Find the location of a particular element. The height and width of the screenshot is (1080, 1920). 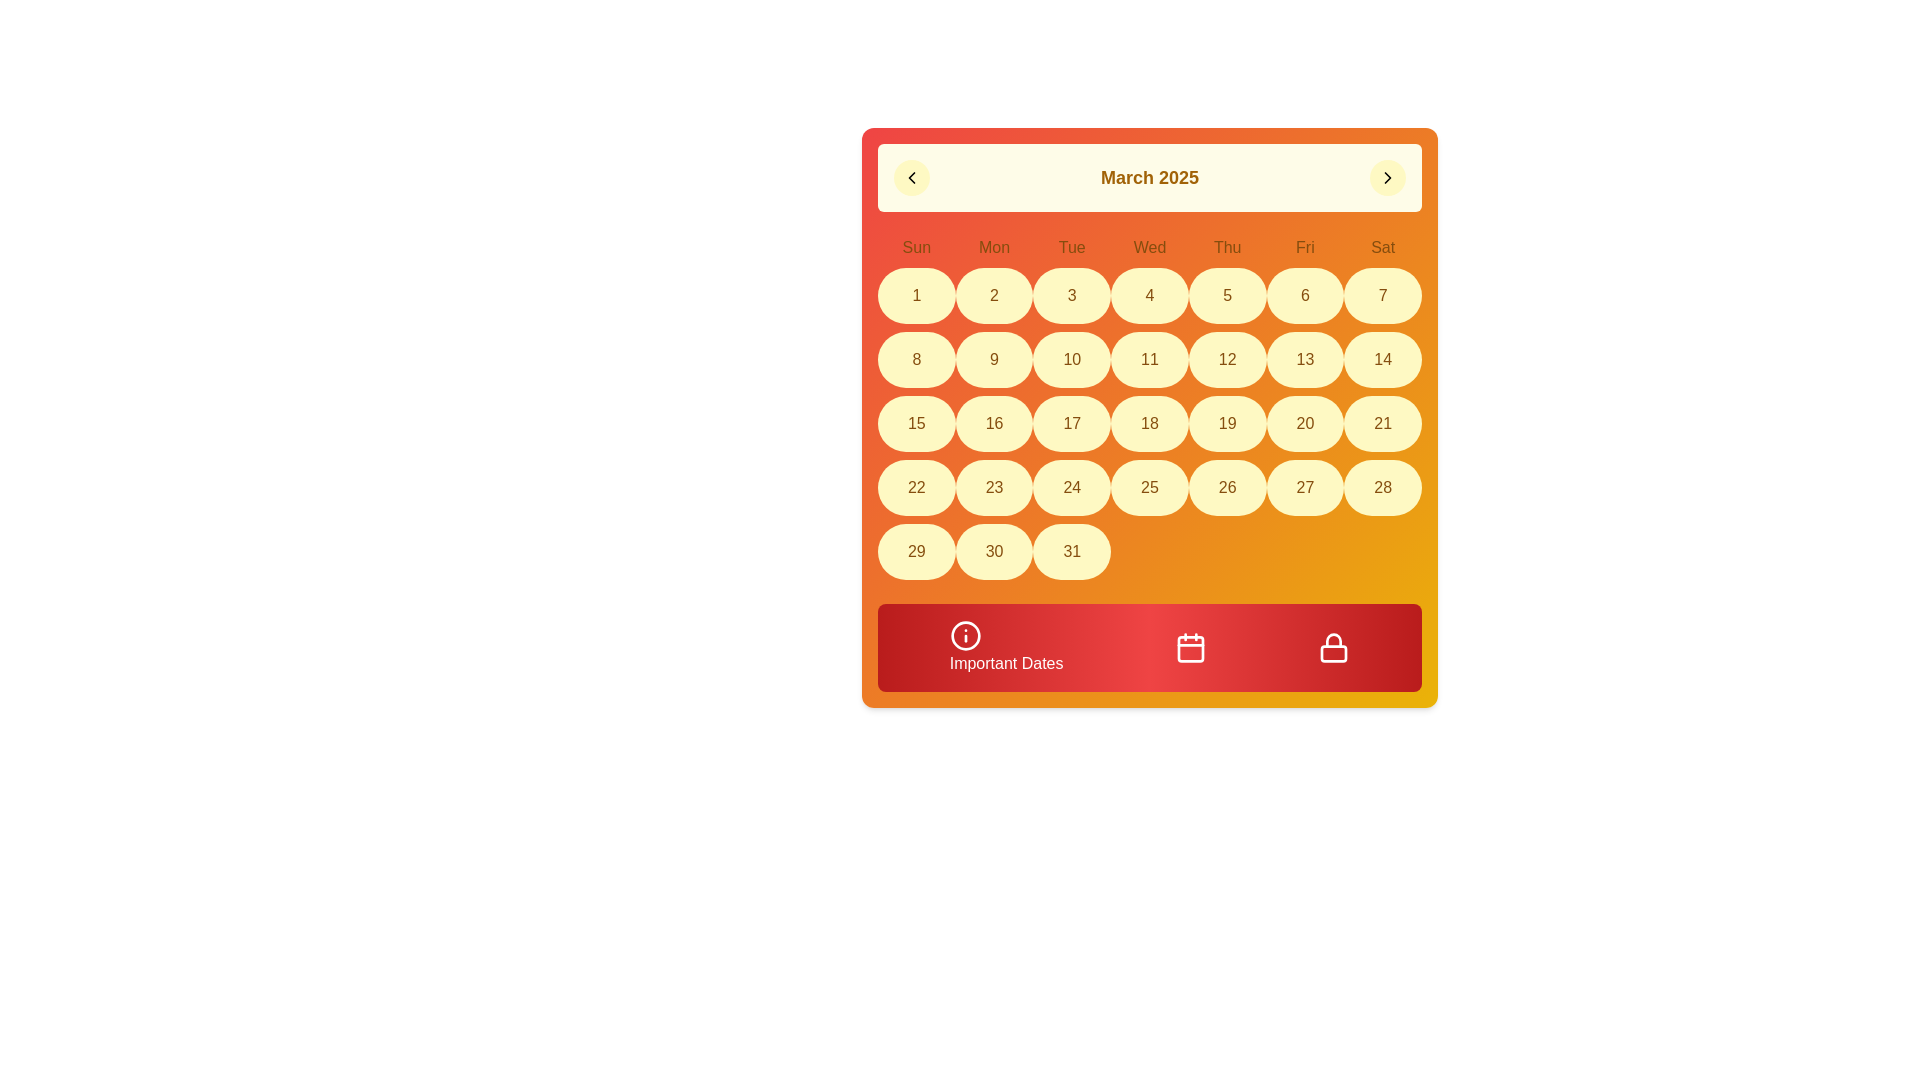

the text label displaying 'Mon', which is the second label in the row of day abbreviations in the calendar header is located at coordinates (994, 246).